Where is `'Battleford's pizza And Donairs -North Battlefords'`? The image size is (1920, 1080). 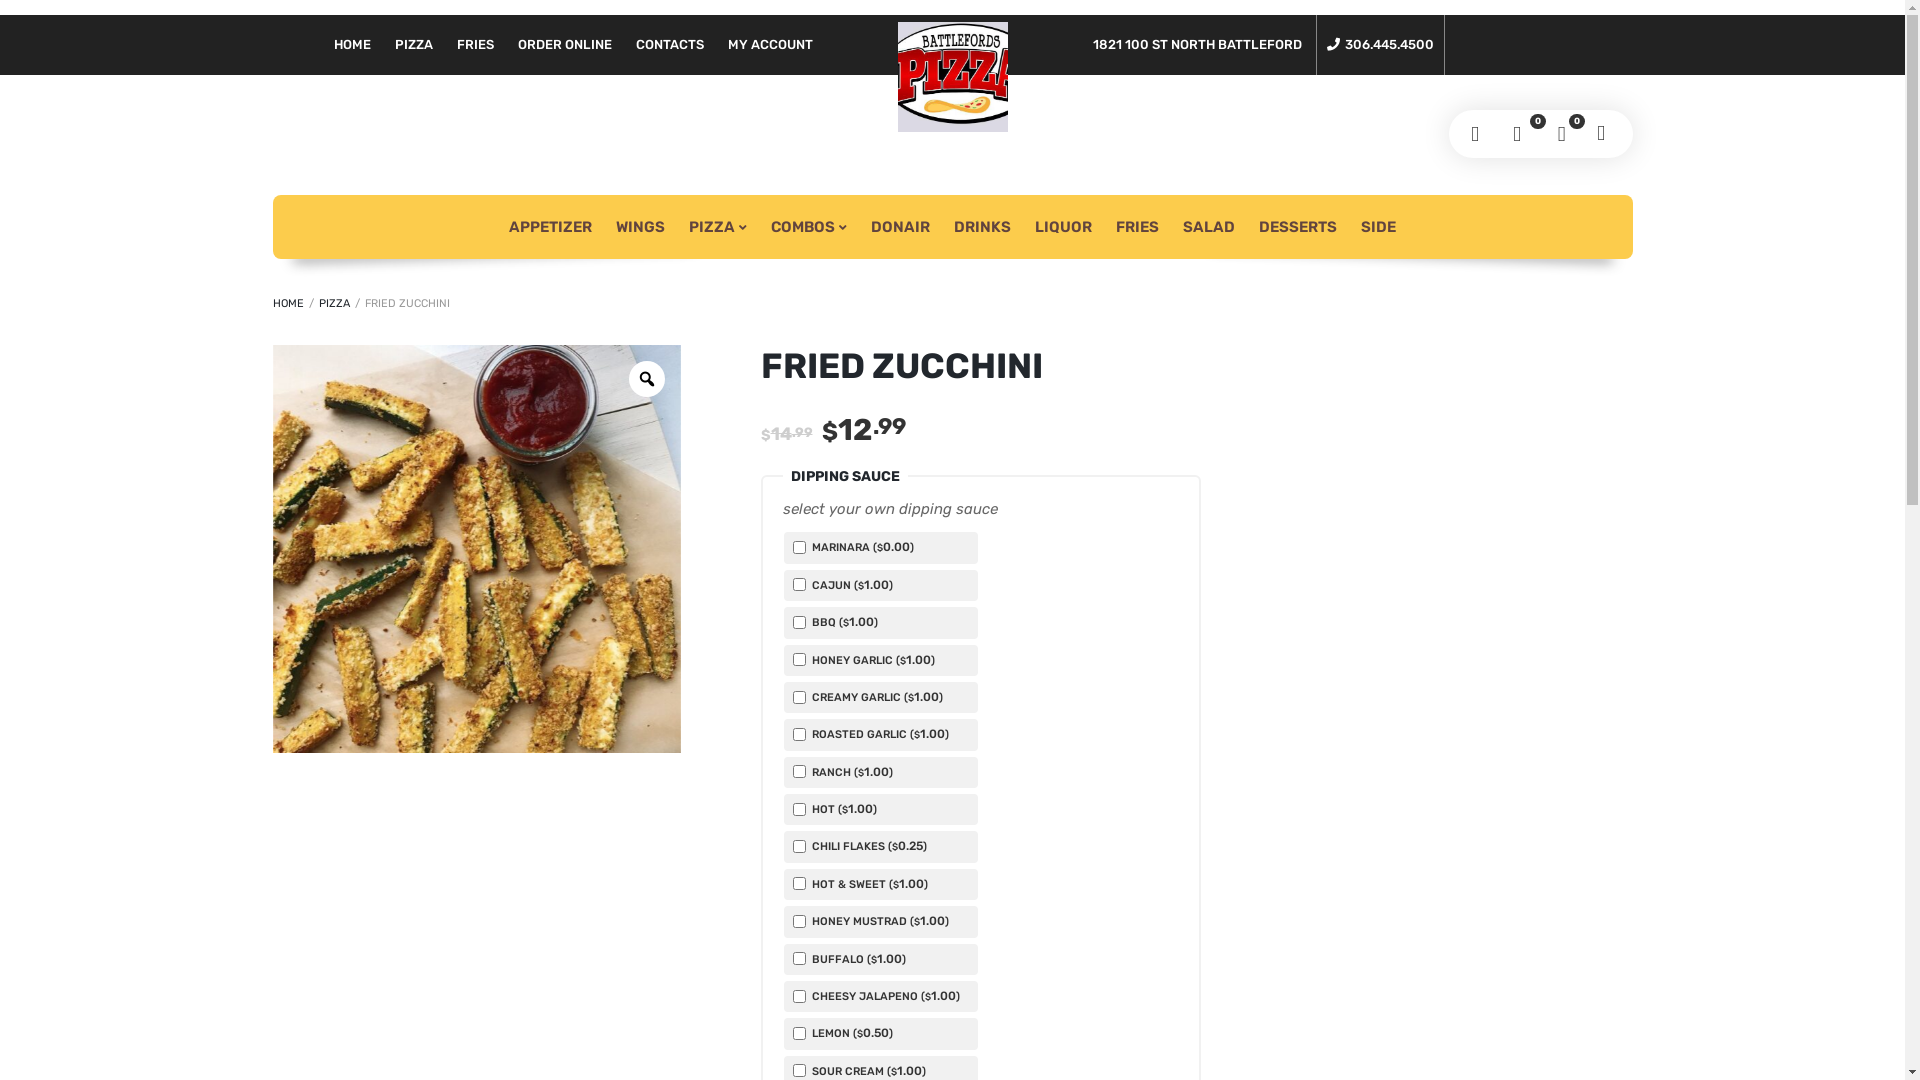
'Battleford's pizza And Donairs -North Battlefords' is located at coordinates (952, 76).